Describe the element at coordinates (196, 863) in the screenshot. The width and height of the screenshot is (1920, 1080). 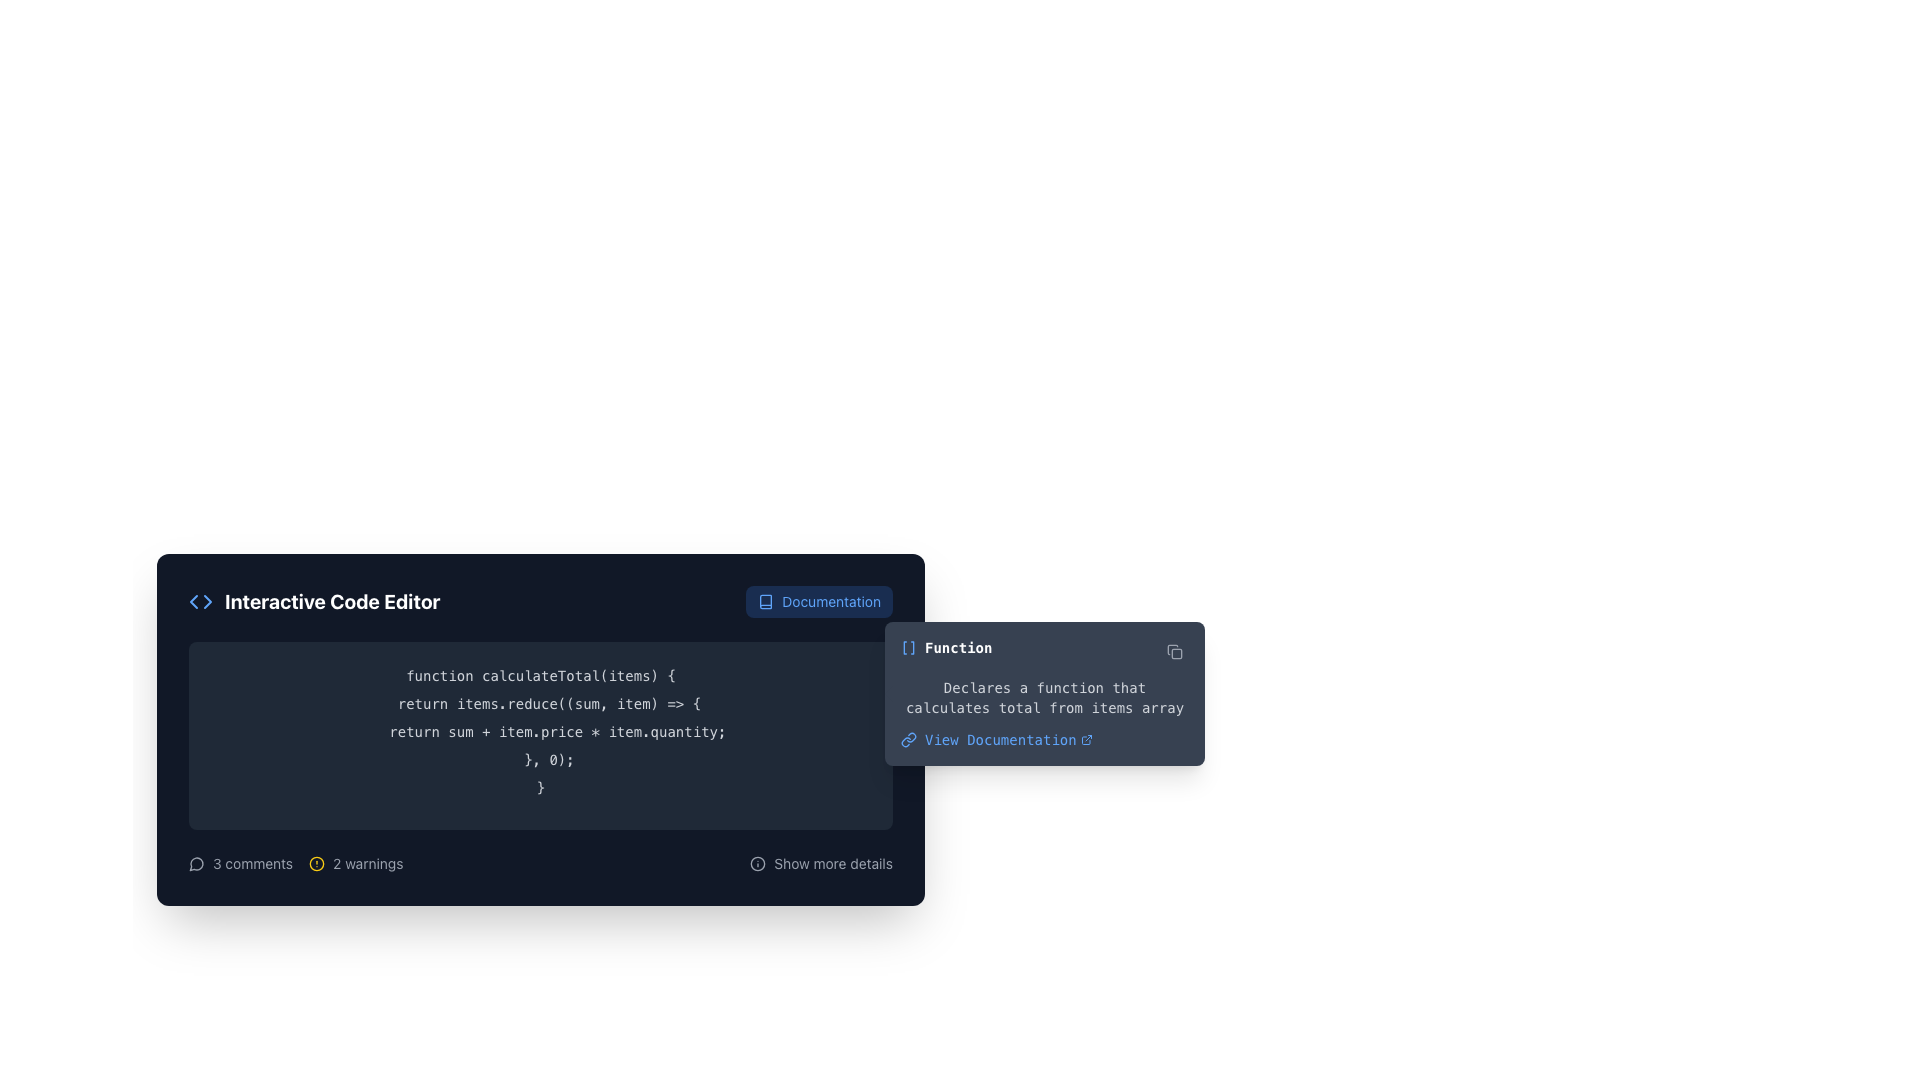
I see `the speech bubble icon located in the bottom-left region of the interactive code editor area, which represents comments or messages` at that location.